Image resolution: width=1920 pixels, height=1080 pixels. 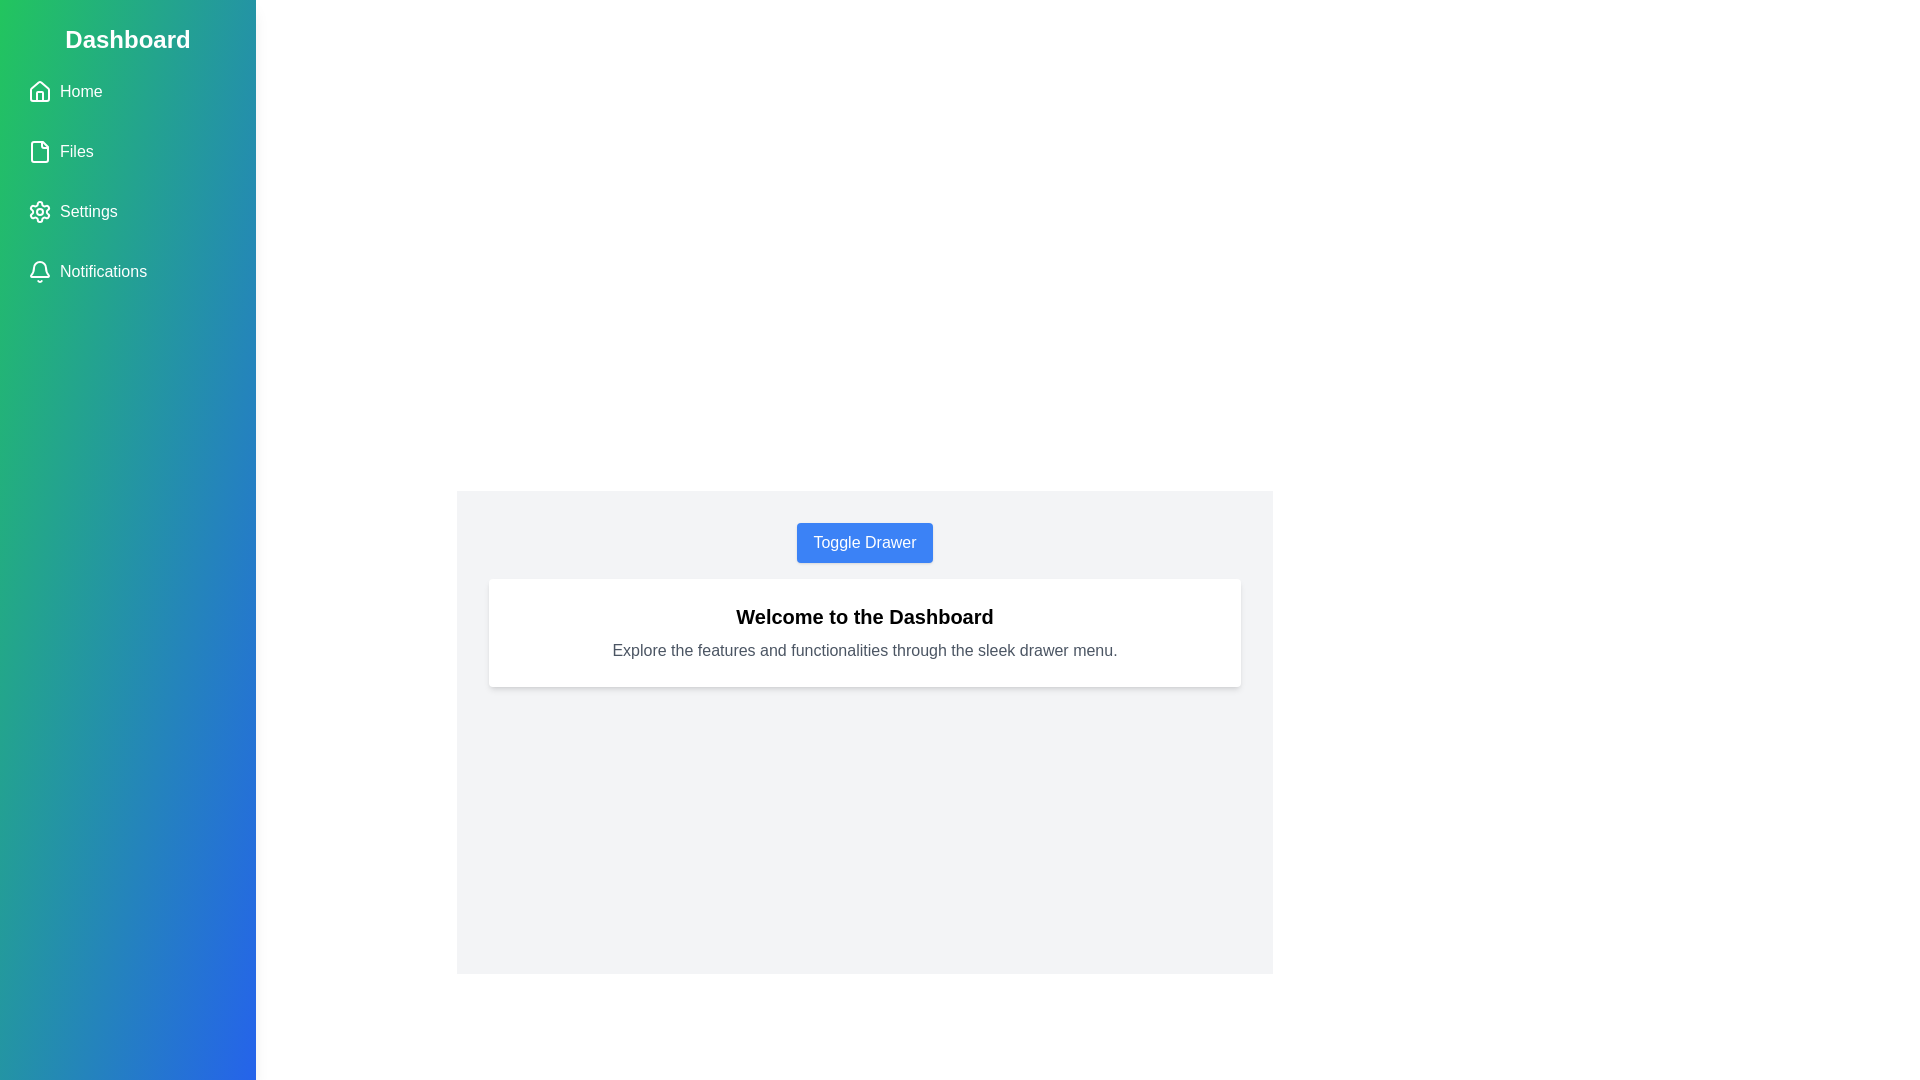 I want to click on the menu item Settings to navigate, so click(x=127, y=212).